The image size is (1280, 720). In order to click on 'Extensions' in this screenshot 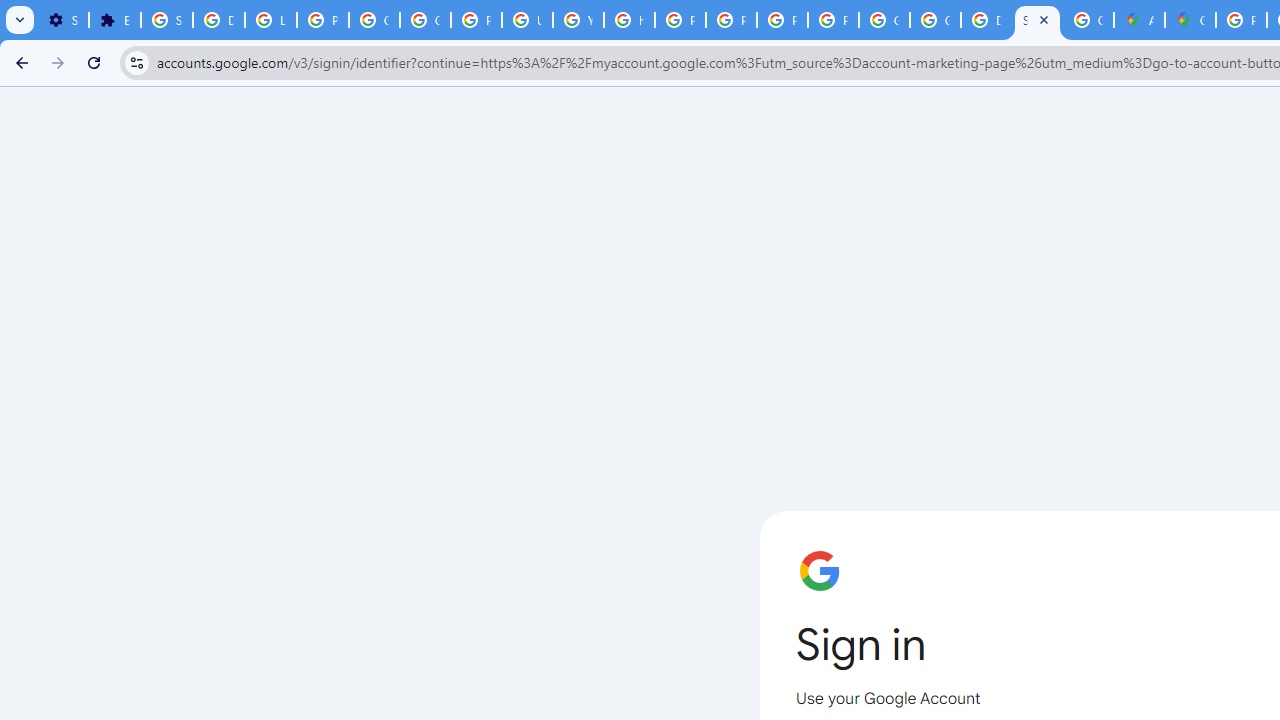, I will do `click(113, 20)`.